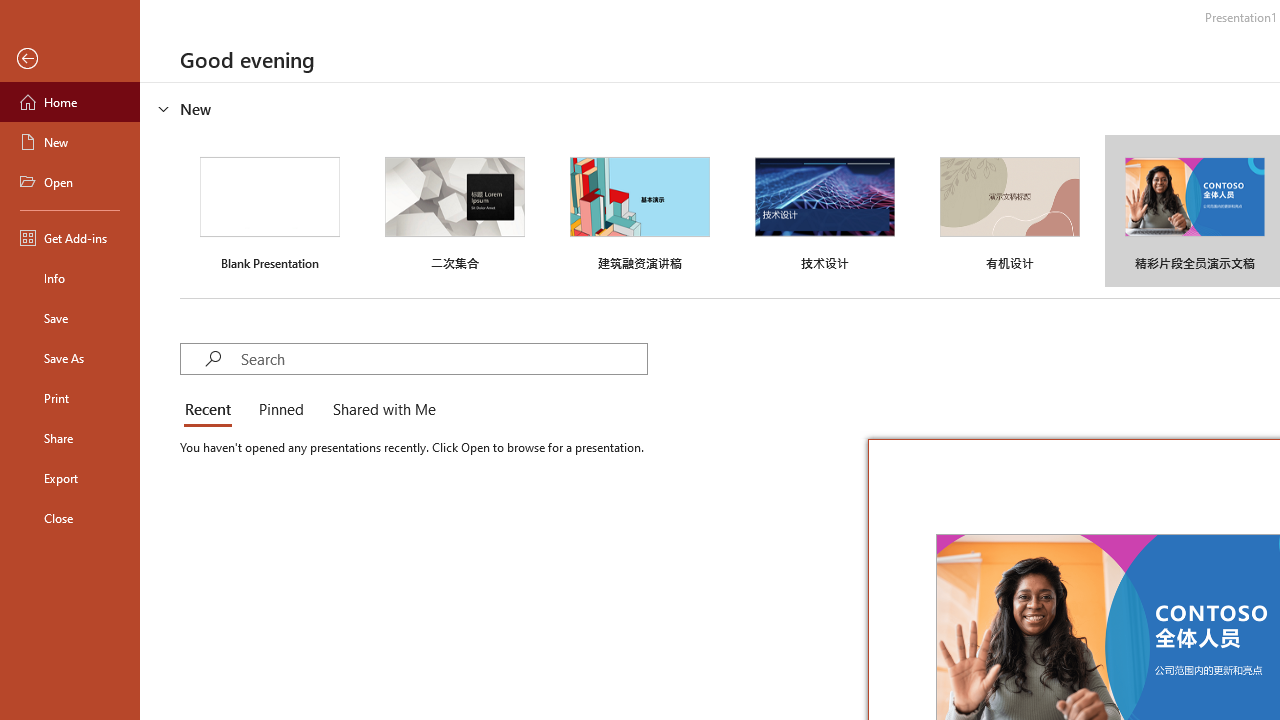  What do you see at coordinates (69, 398) in the screenshot?
I see `'Print'` at bounding box center [69, 398].